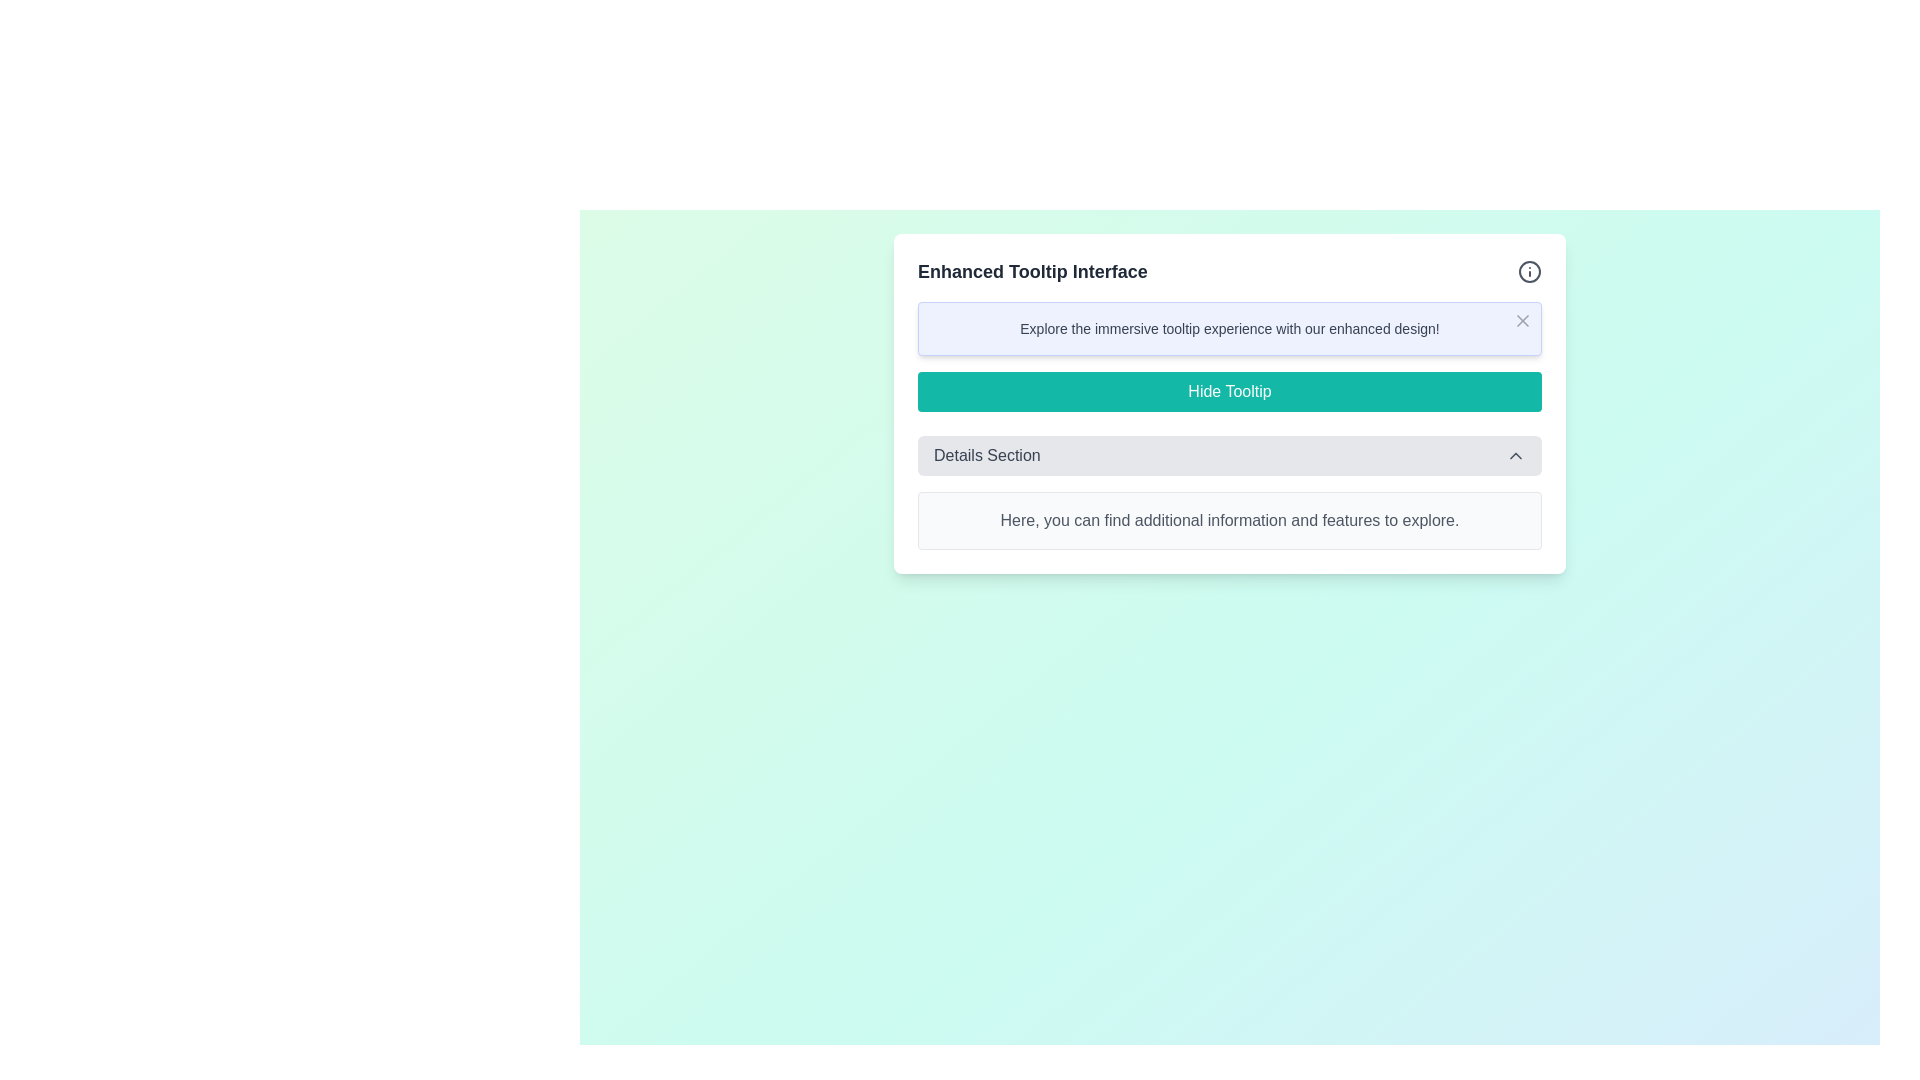 This screenshot has height=1080, width=1920. I want to click on the 'Hide Tooltip' button, which is a horizontally centered rectangular button with rounded corners and a solid teal background, containing white bold text, so click(1228, 404).